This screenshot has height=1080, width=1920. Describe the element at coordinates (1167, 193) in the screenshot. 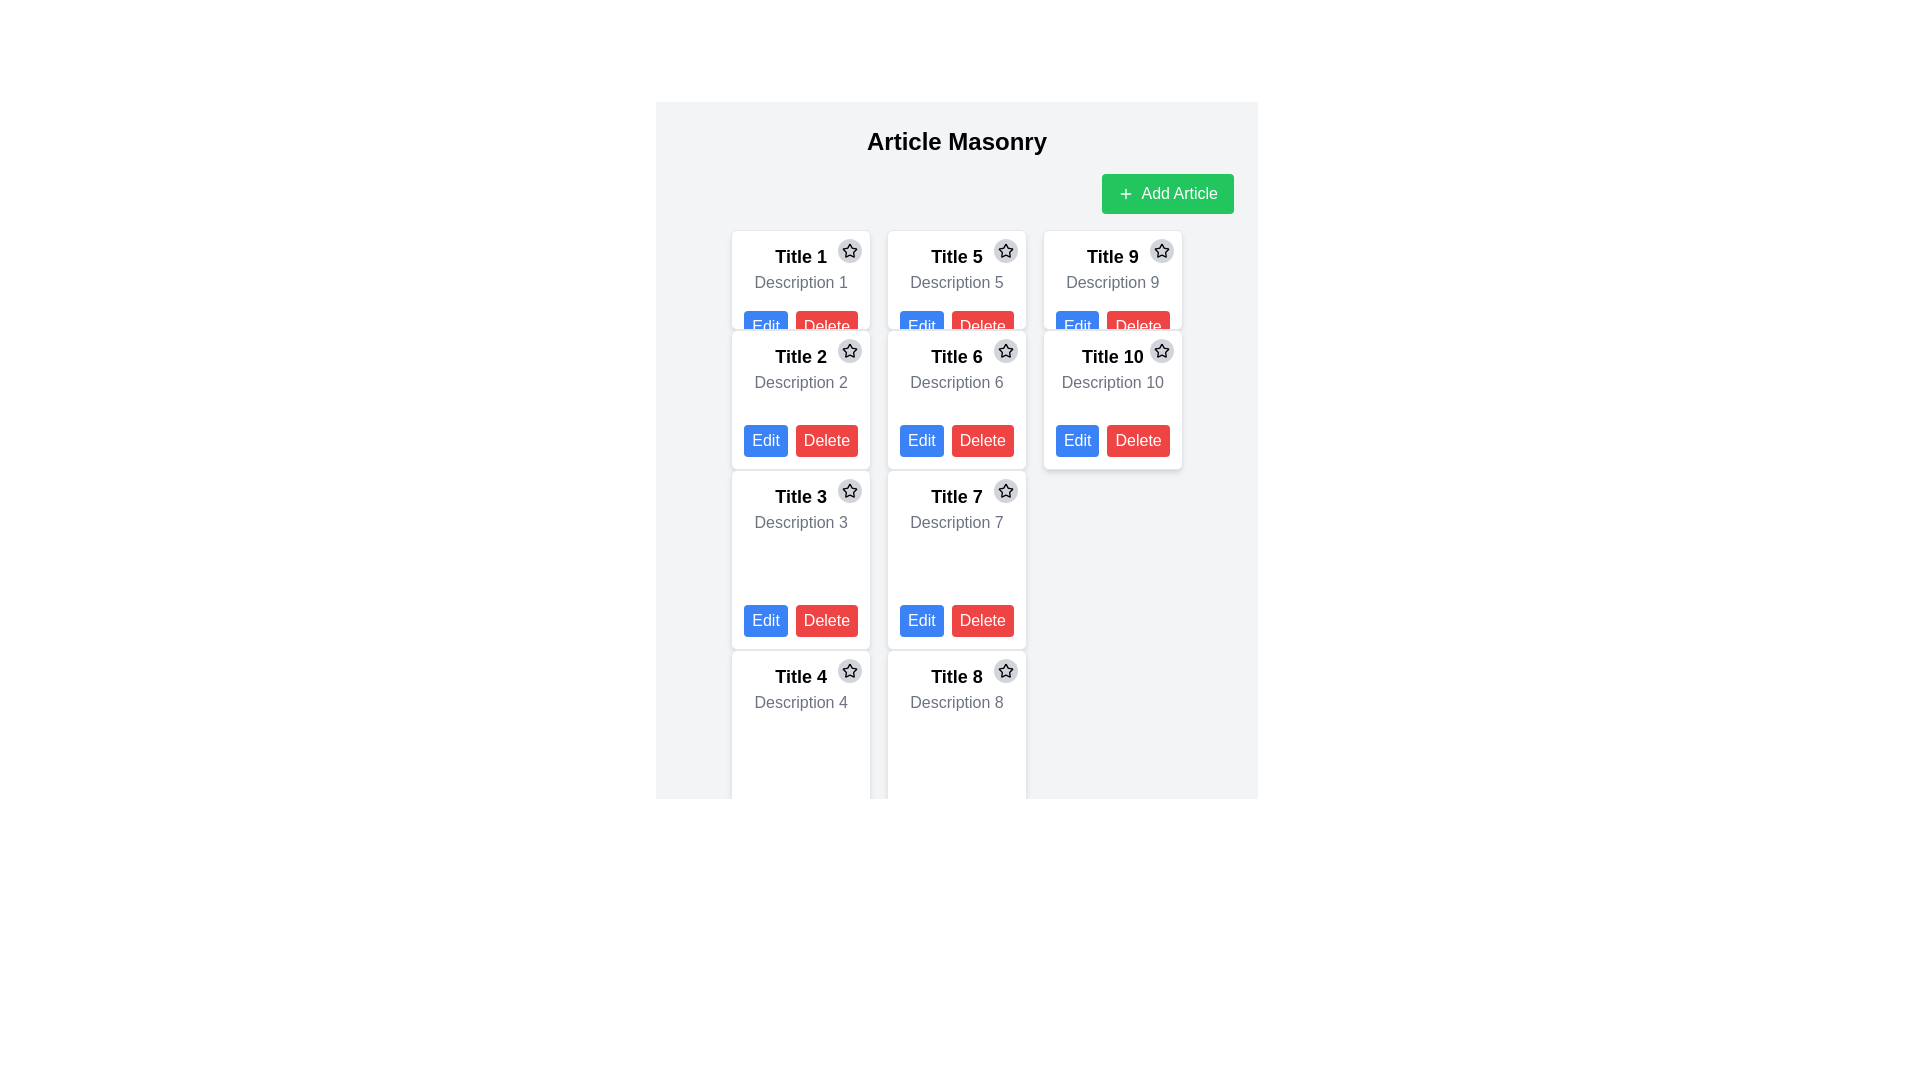

I see `the 'Add Article' button, which is a green rectangular button with white text and a plus sign icon, located at the top-right corner of the interface` at that location.